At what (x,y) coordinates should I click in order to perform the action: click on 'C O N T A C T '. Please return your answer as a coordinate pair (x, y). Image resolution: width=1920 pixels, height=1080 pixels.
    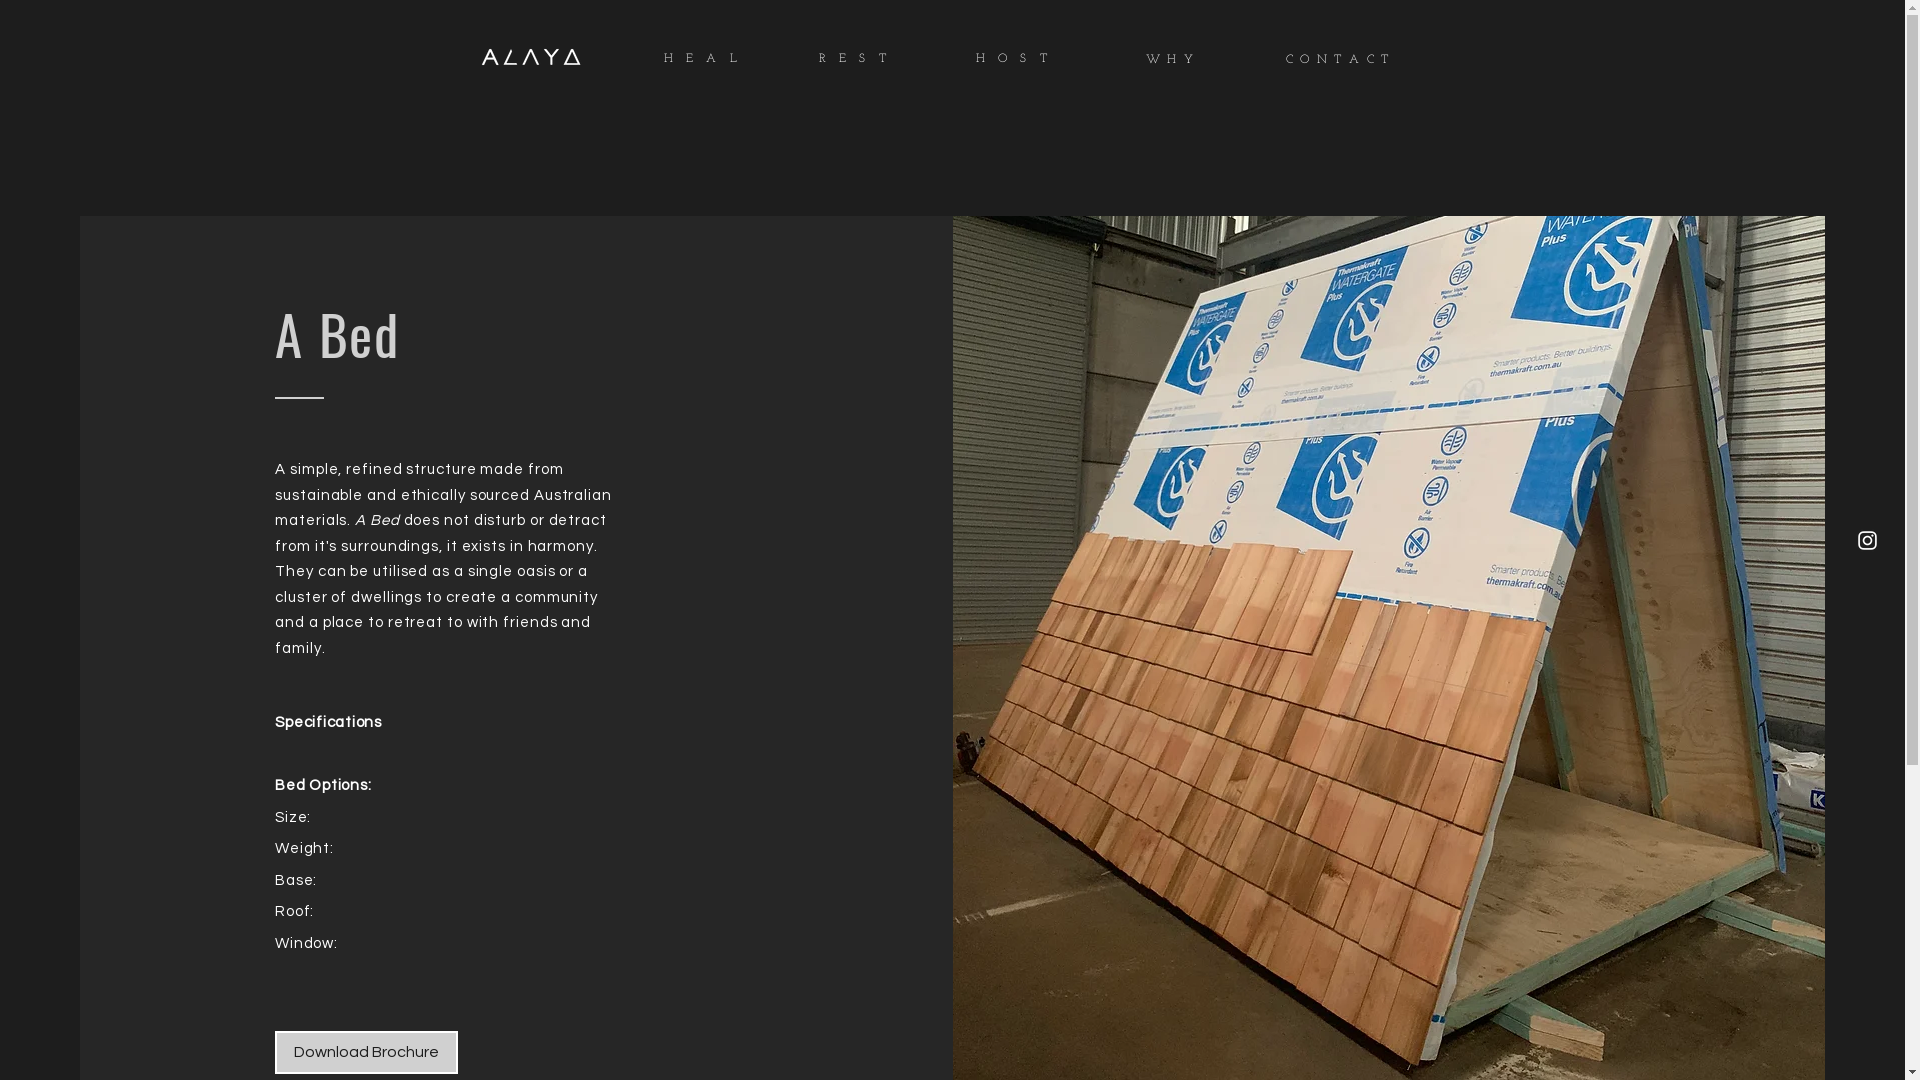
    Looking at the image, I should click on (1340, 56).